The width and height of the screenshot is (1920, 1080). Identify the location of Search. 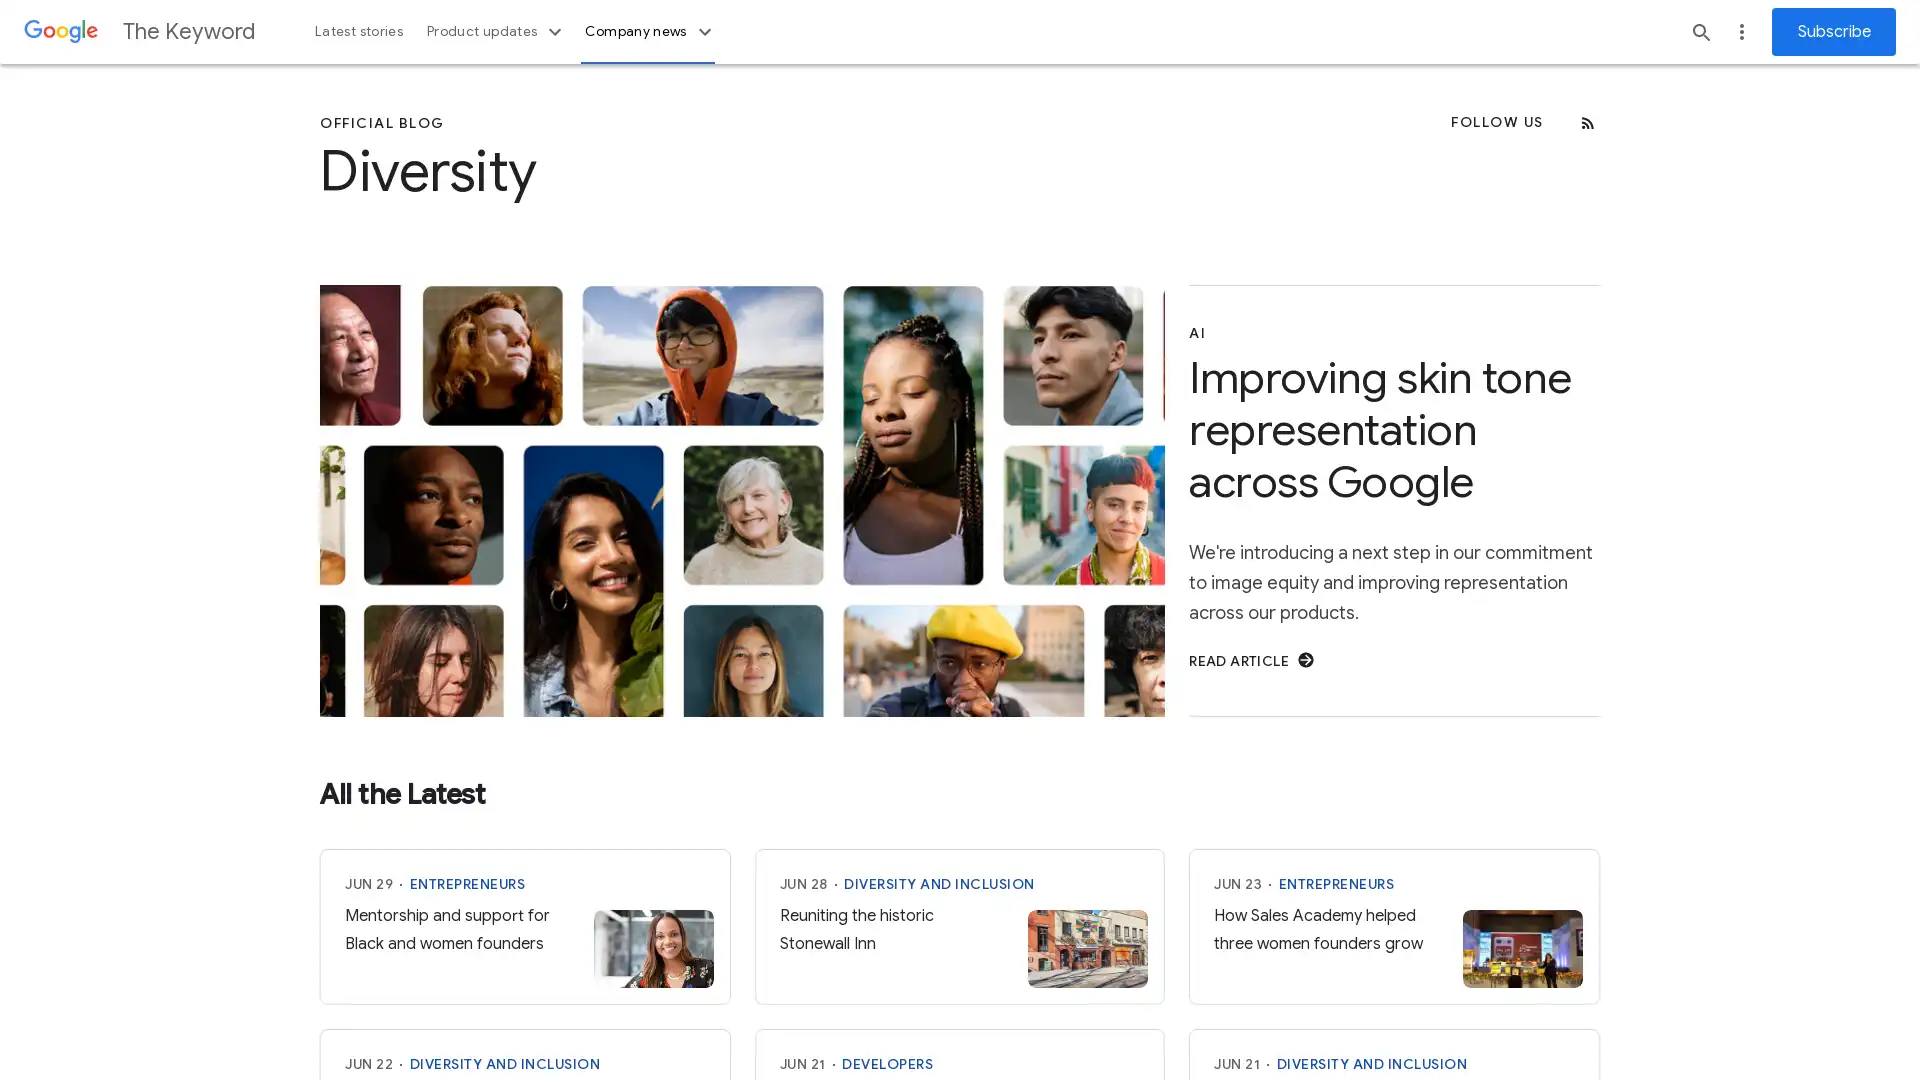
(1701, 31).